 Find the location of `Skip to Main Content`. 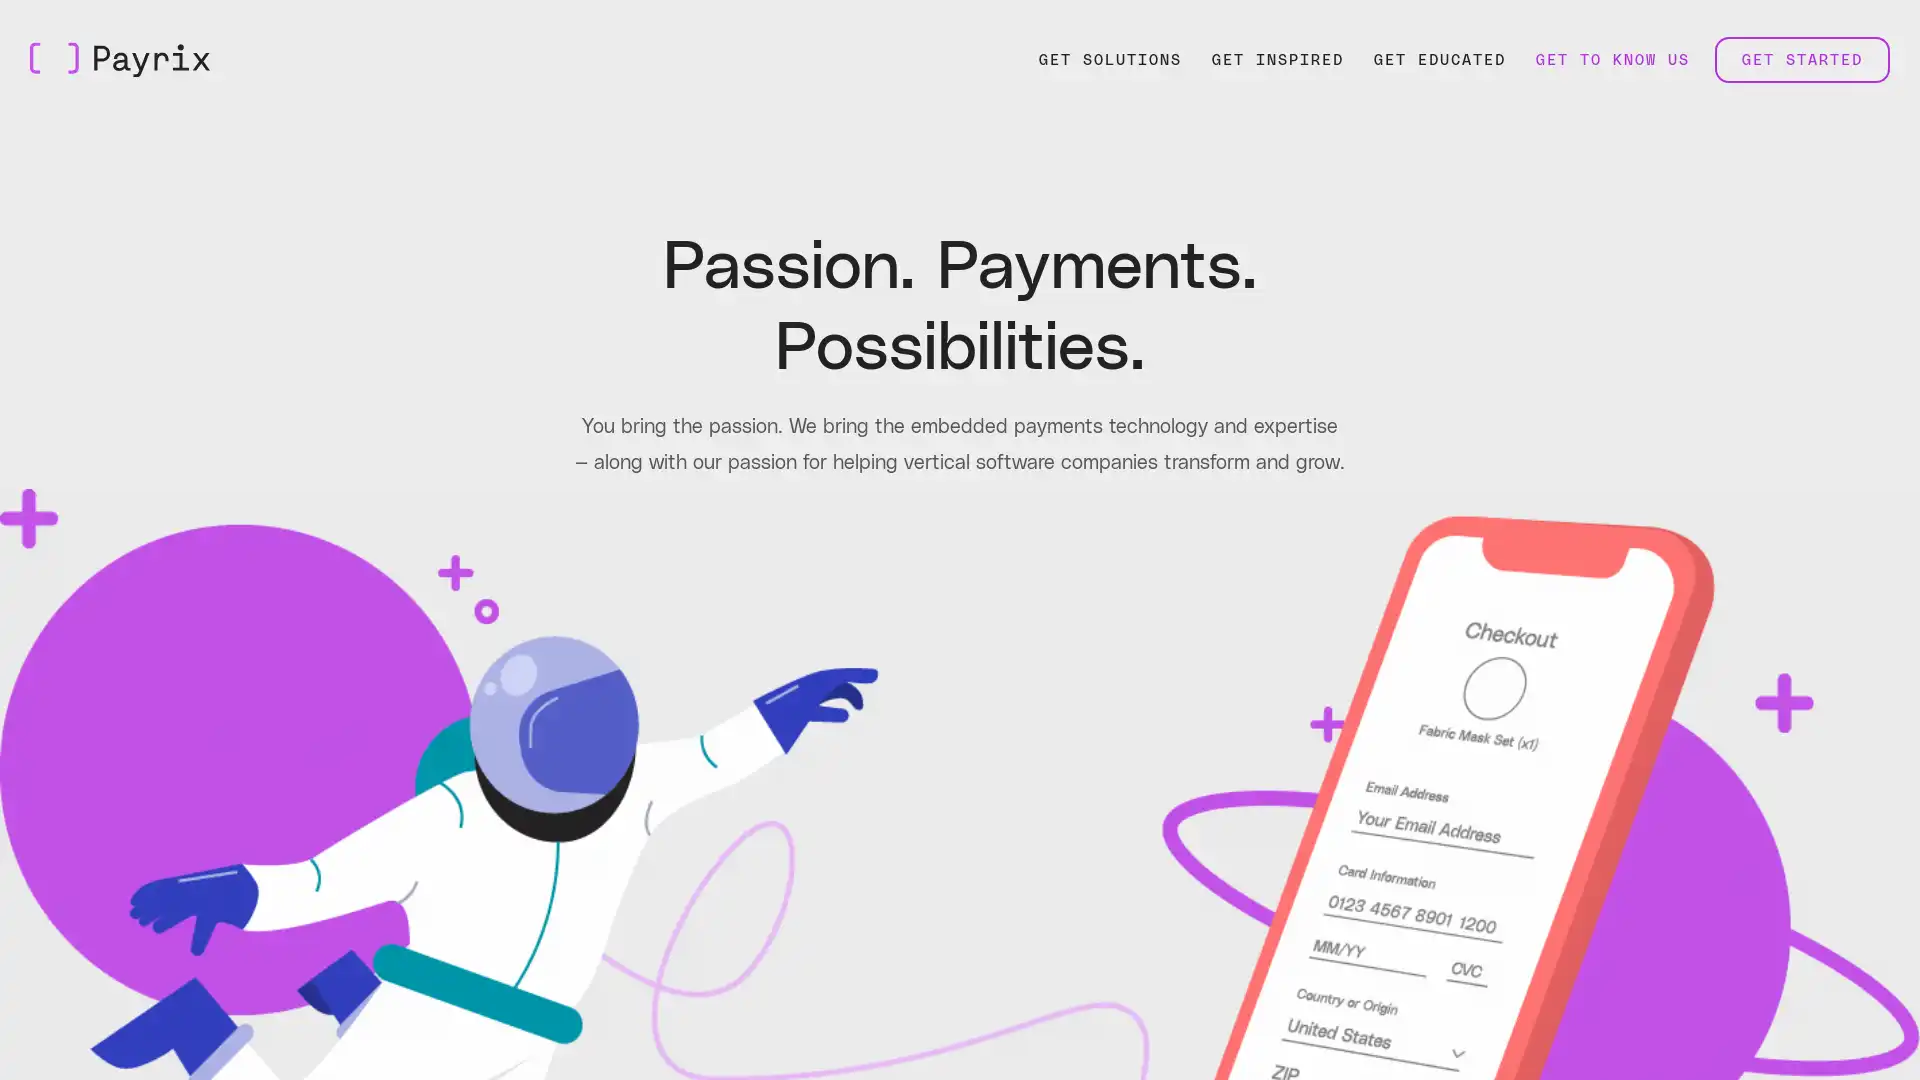

Skip to Main Content is located at coordinates (20, 20).